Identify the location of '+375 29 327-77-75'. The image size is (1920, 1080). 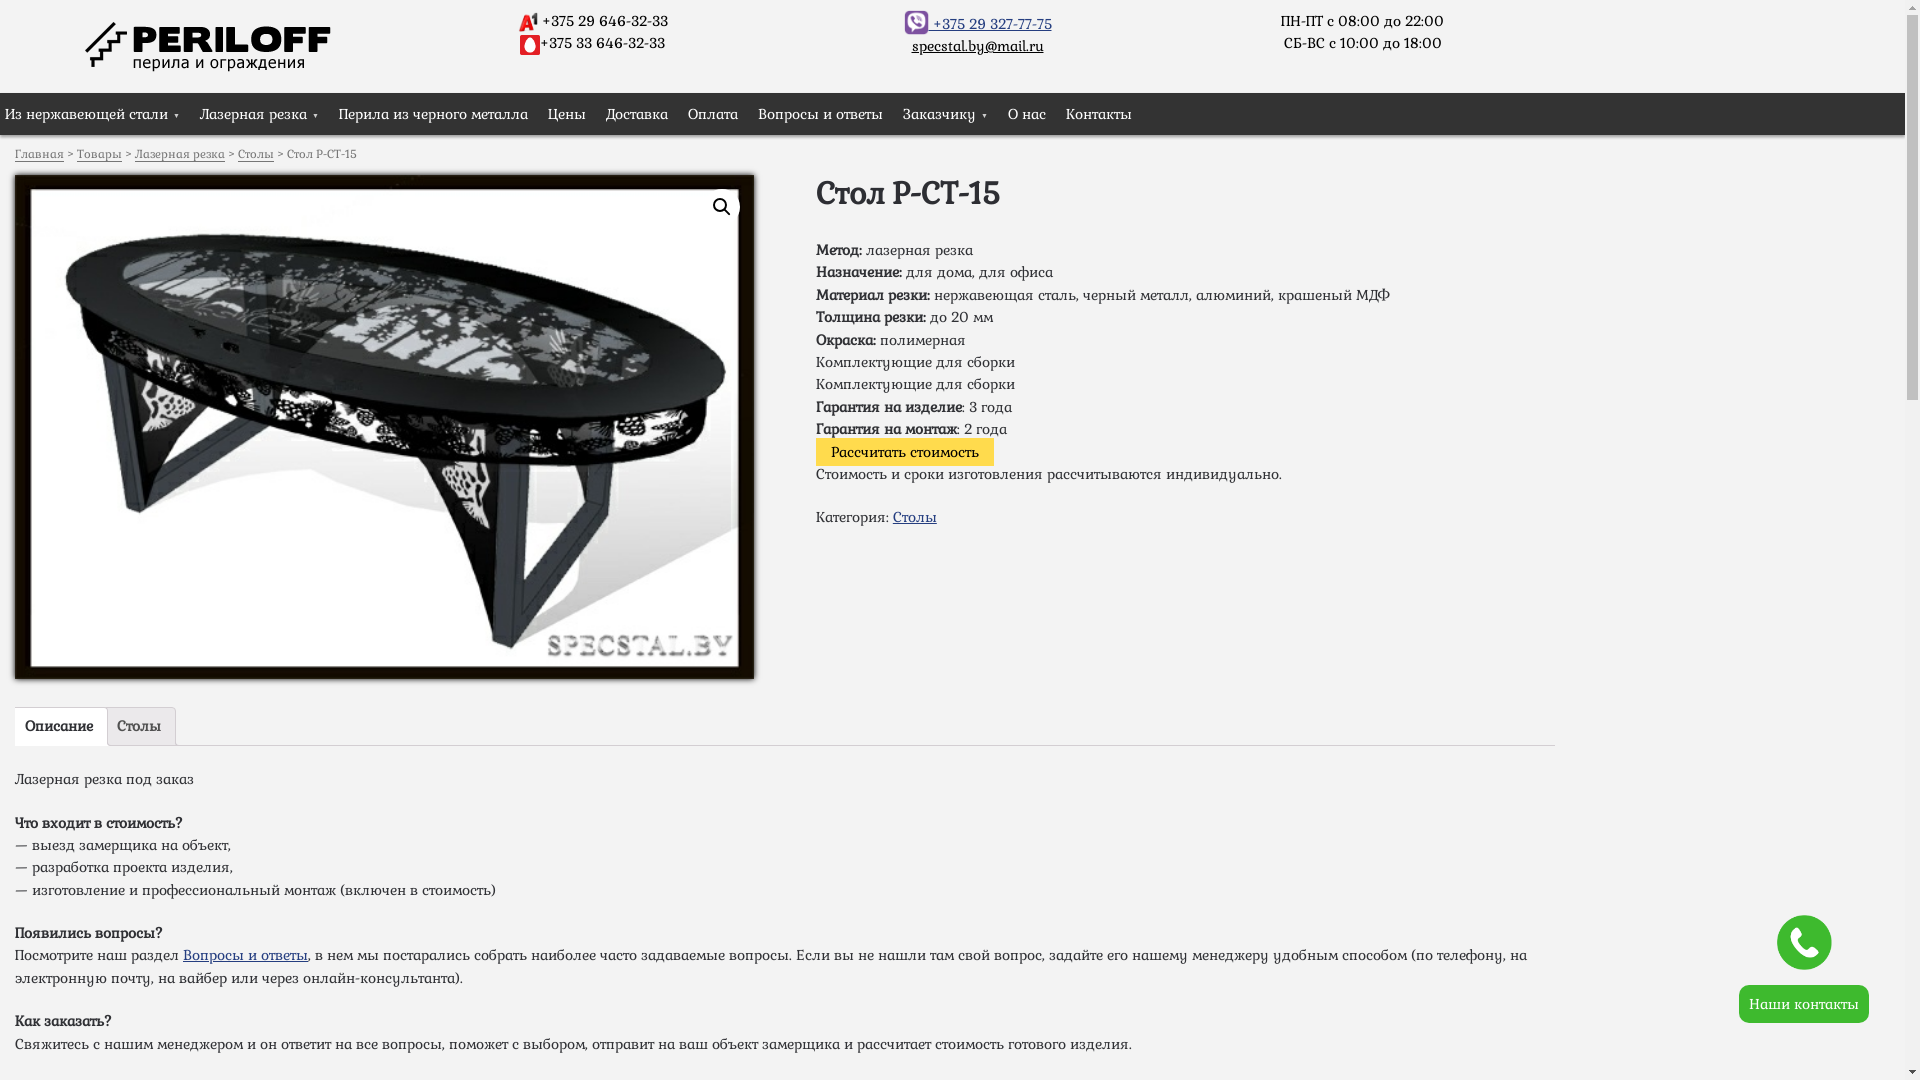
(978, 23).